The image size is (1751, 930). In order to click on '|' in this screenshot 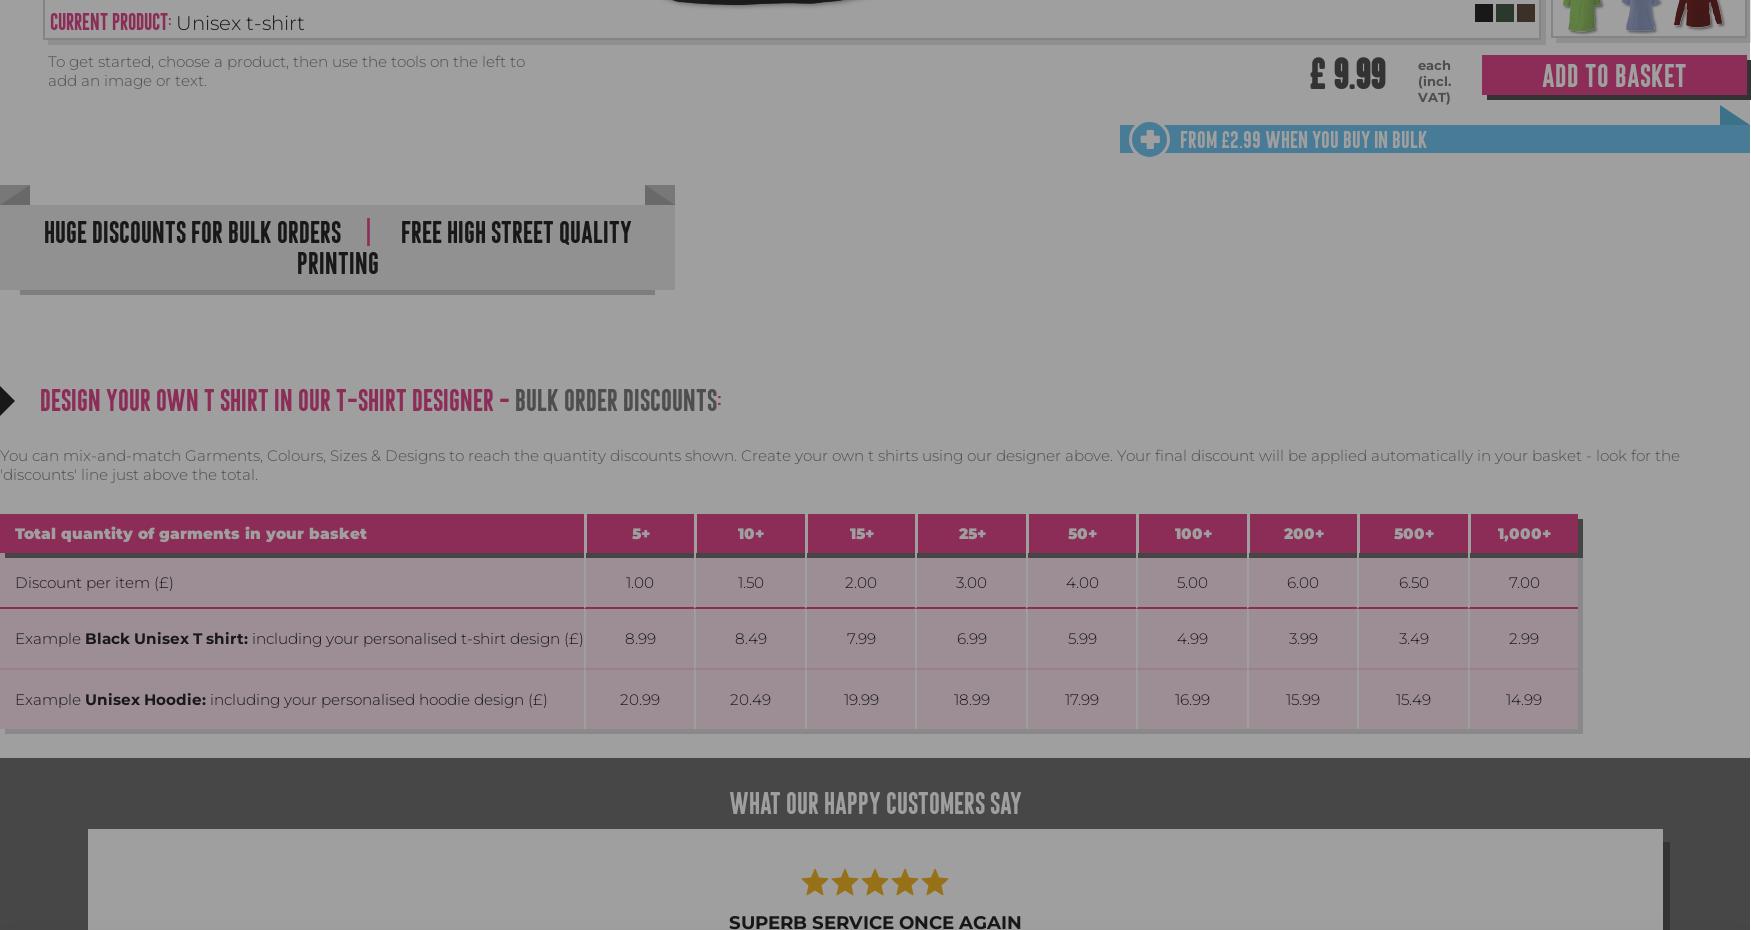, I will do `click(366, 231)`.